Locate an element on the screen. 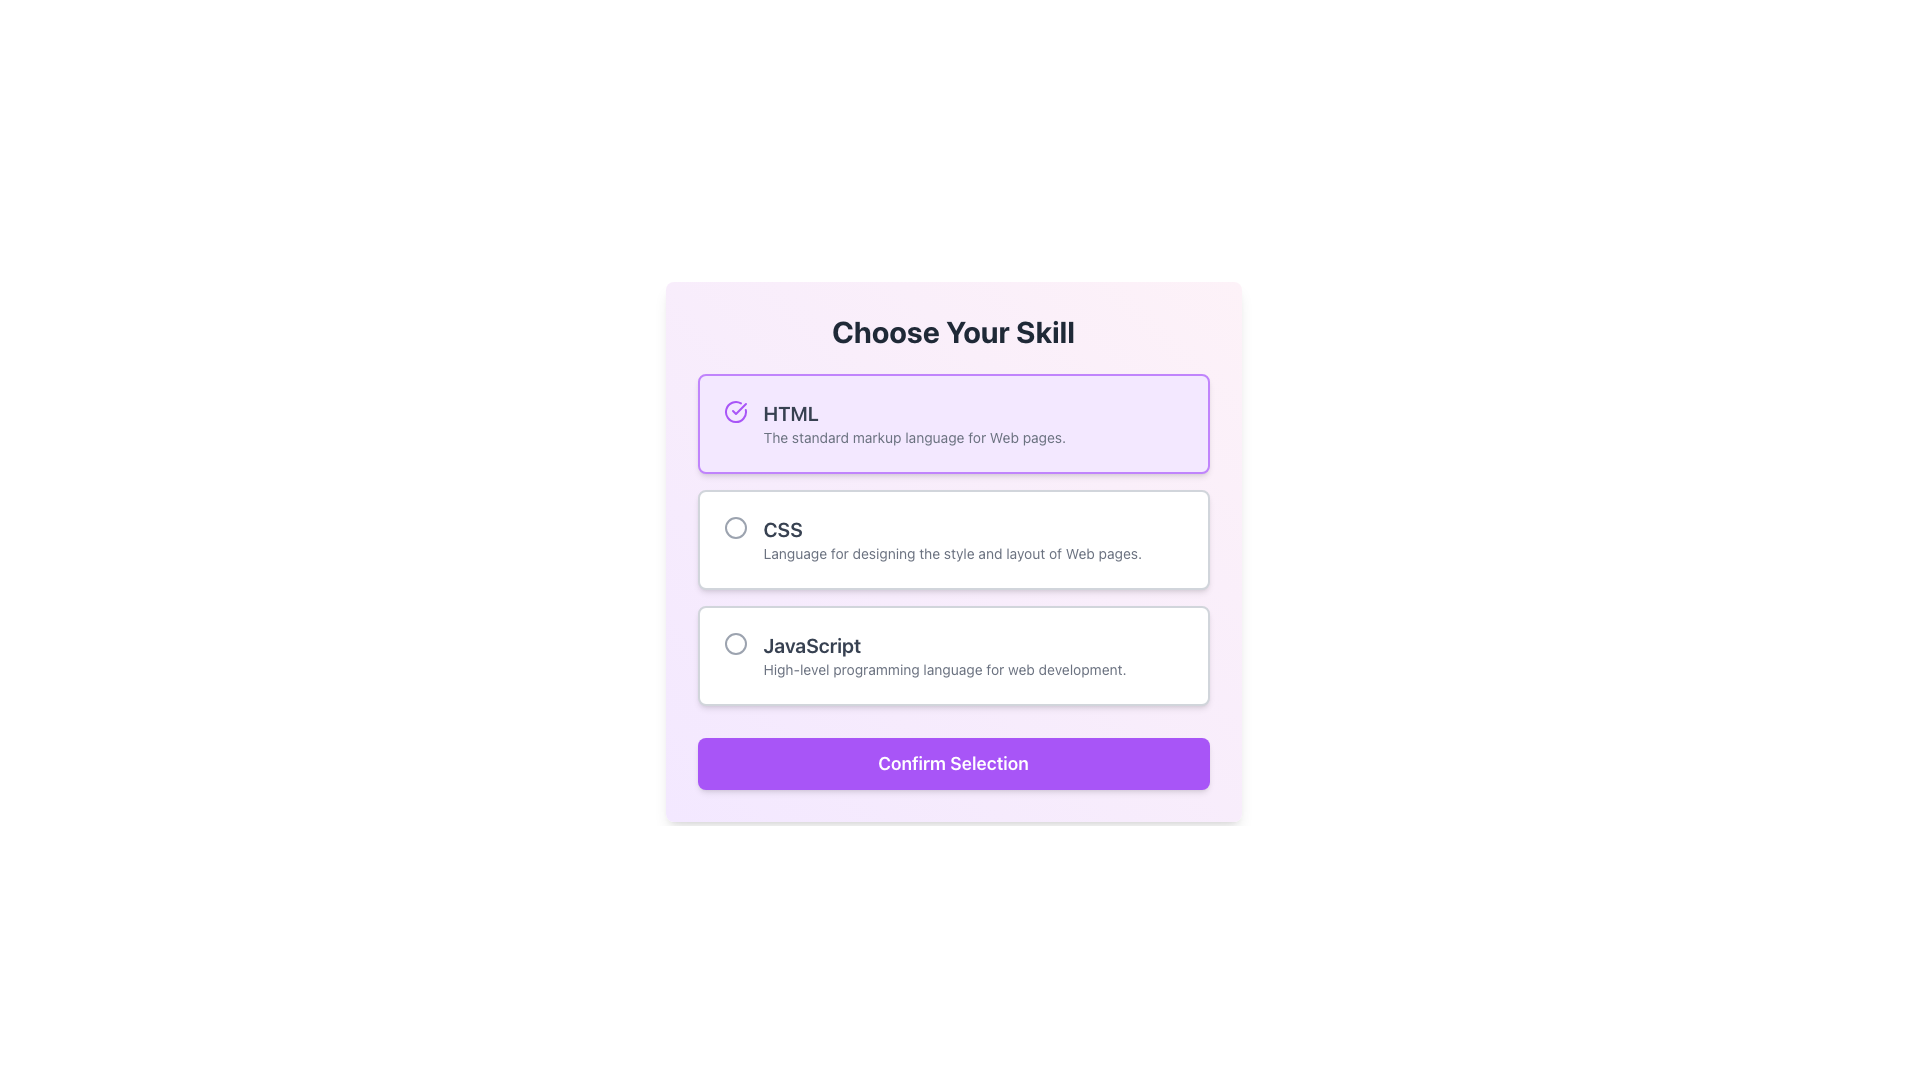 This screenshot has height=1080, width=1920. the confirmation button located at the bottom of the form to confirm the selection of options is located at coordinates (952, 763).